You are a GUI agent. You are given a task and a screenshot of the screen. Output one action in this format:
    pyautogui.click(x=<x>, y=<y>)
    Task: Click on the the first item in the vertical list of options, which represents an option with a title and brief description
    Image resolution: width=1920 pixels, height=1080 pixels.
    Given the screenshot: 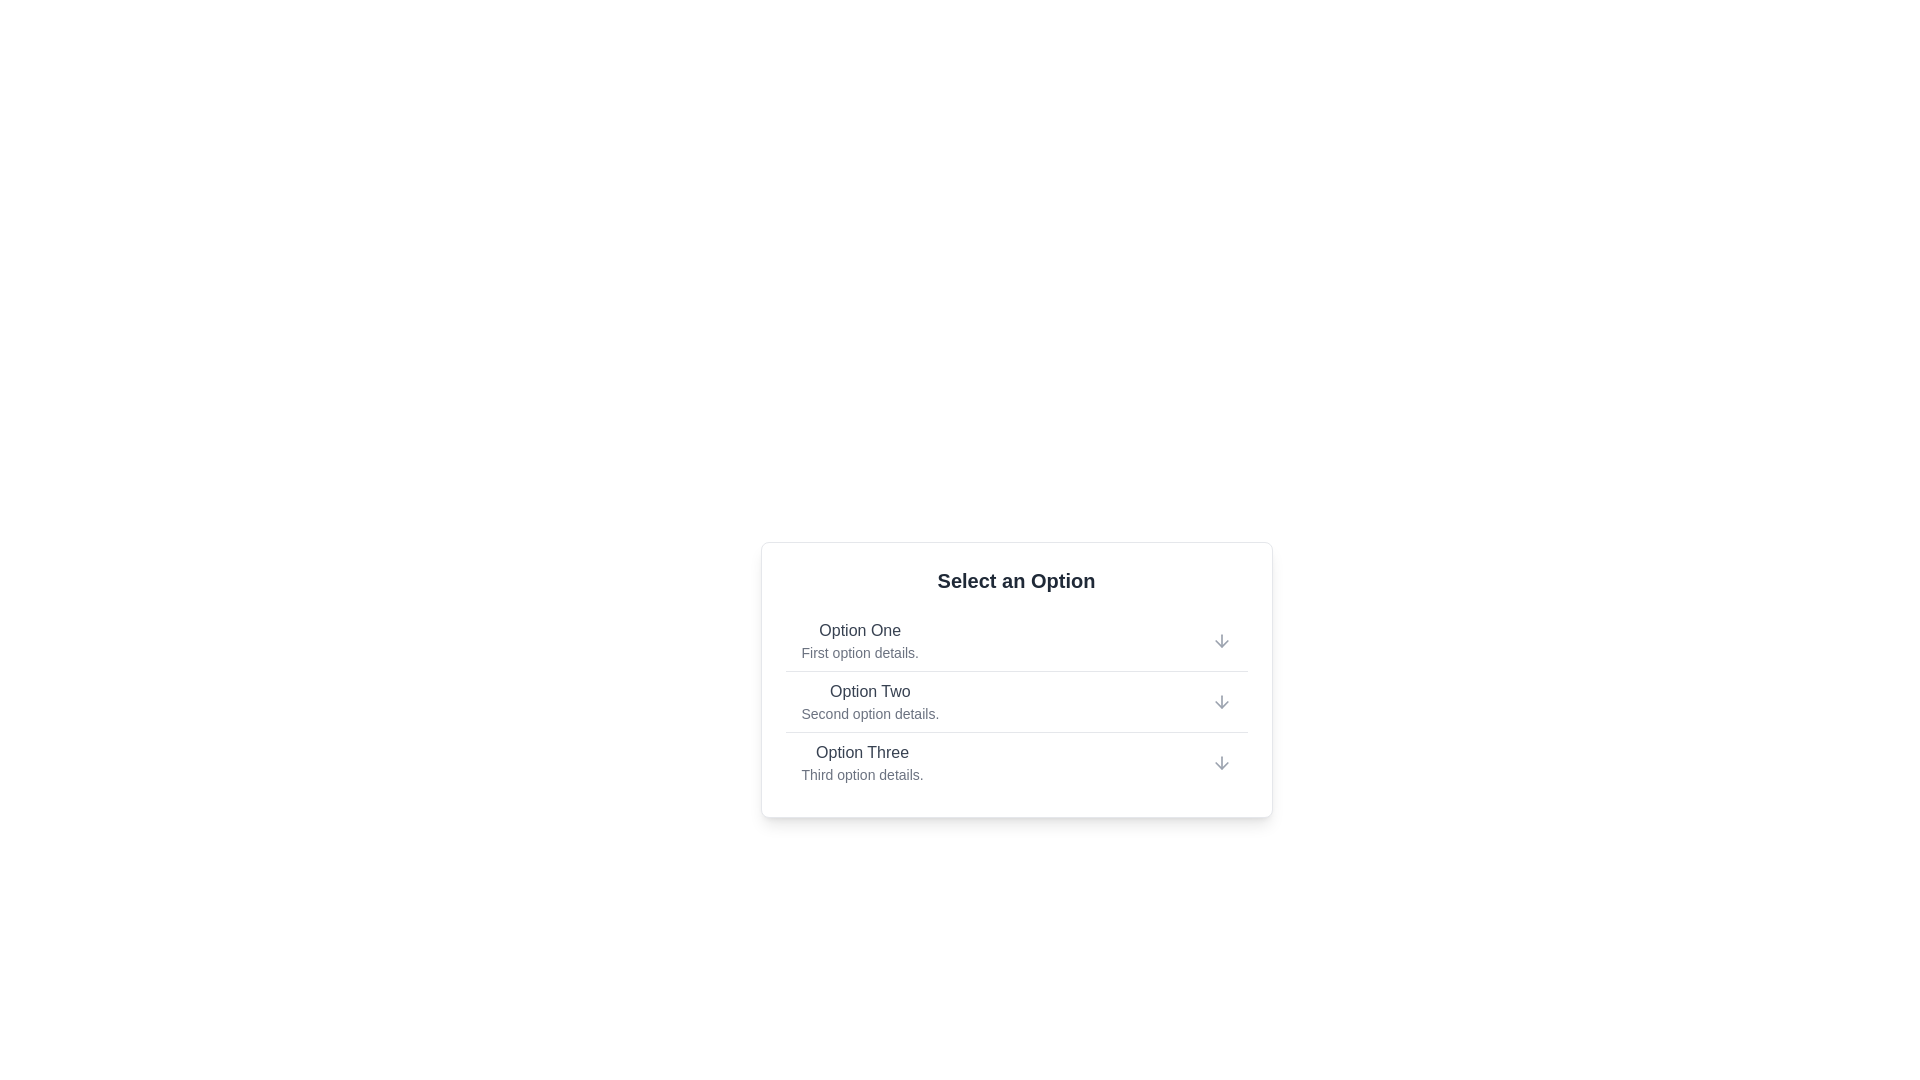 What is the action you would take?
    pyautogui.click(x=860, y=640)
    